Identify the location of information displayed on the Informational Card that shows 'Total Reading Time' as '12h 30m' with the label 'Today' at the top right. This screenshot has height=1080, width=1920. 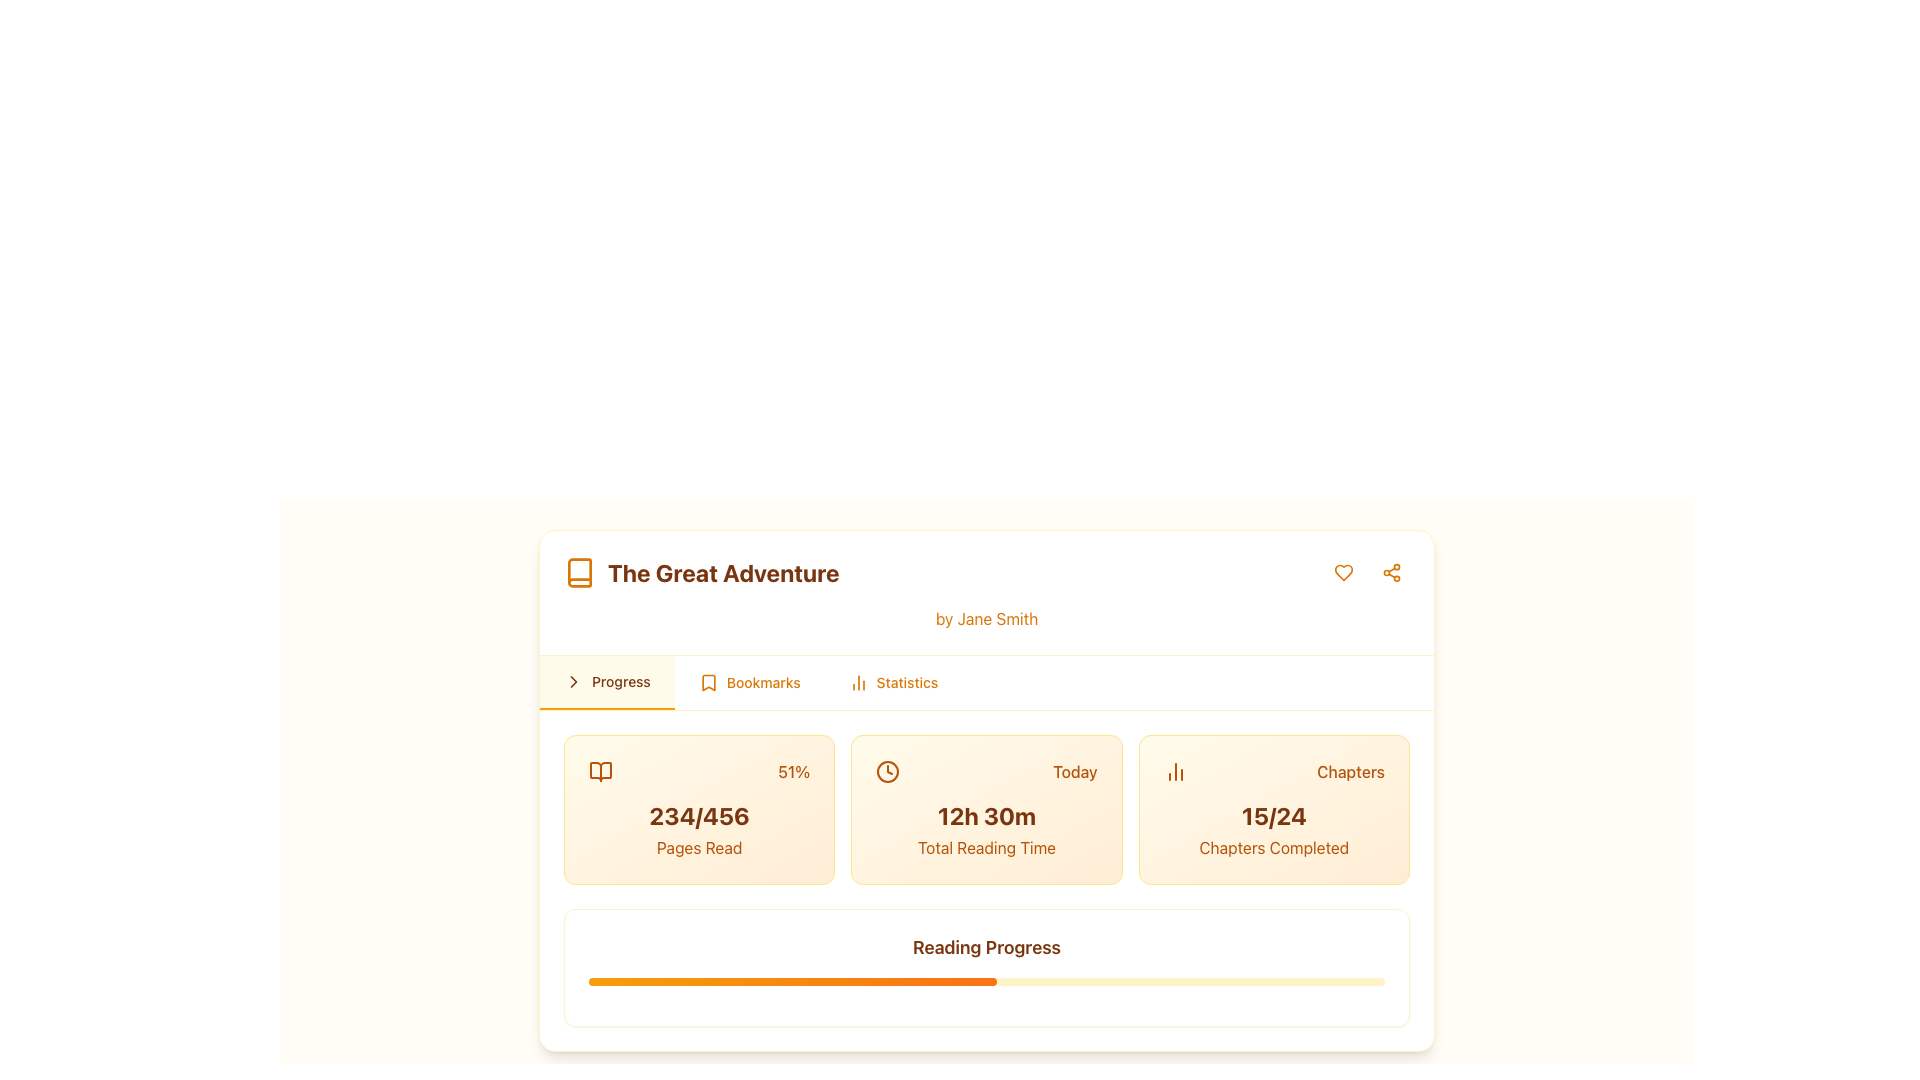
(987, 879).